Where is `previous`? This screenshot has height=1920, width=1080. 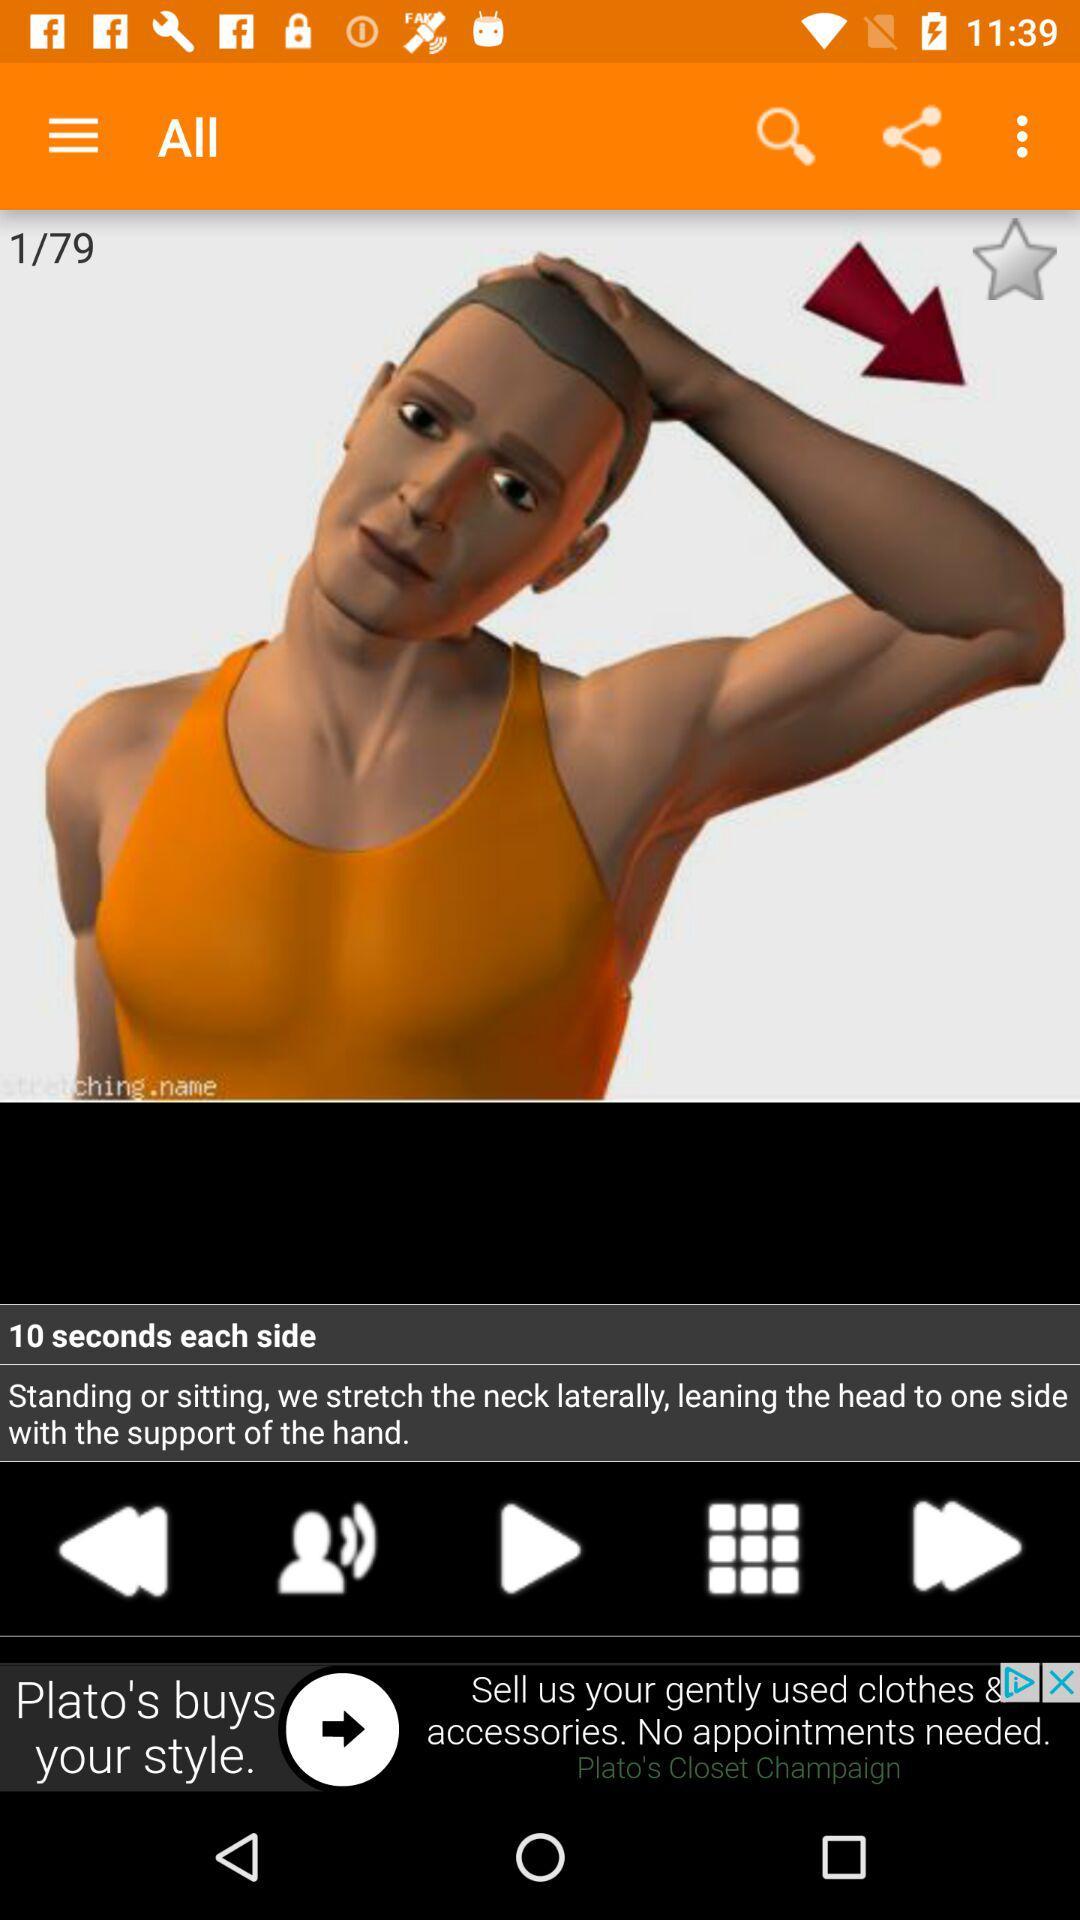 previous is located at coordinates (114, 1547).